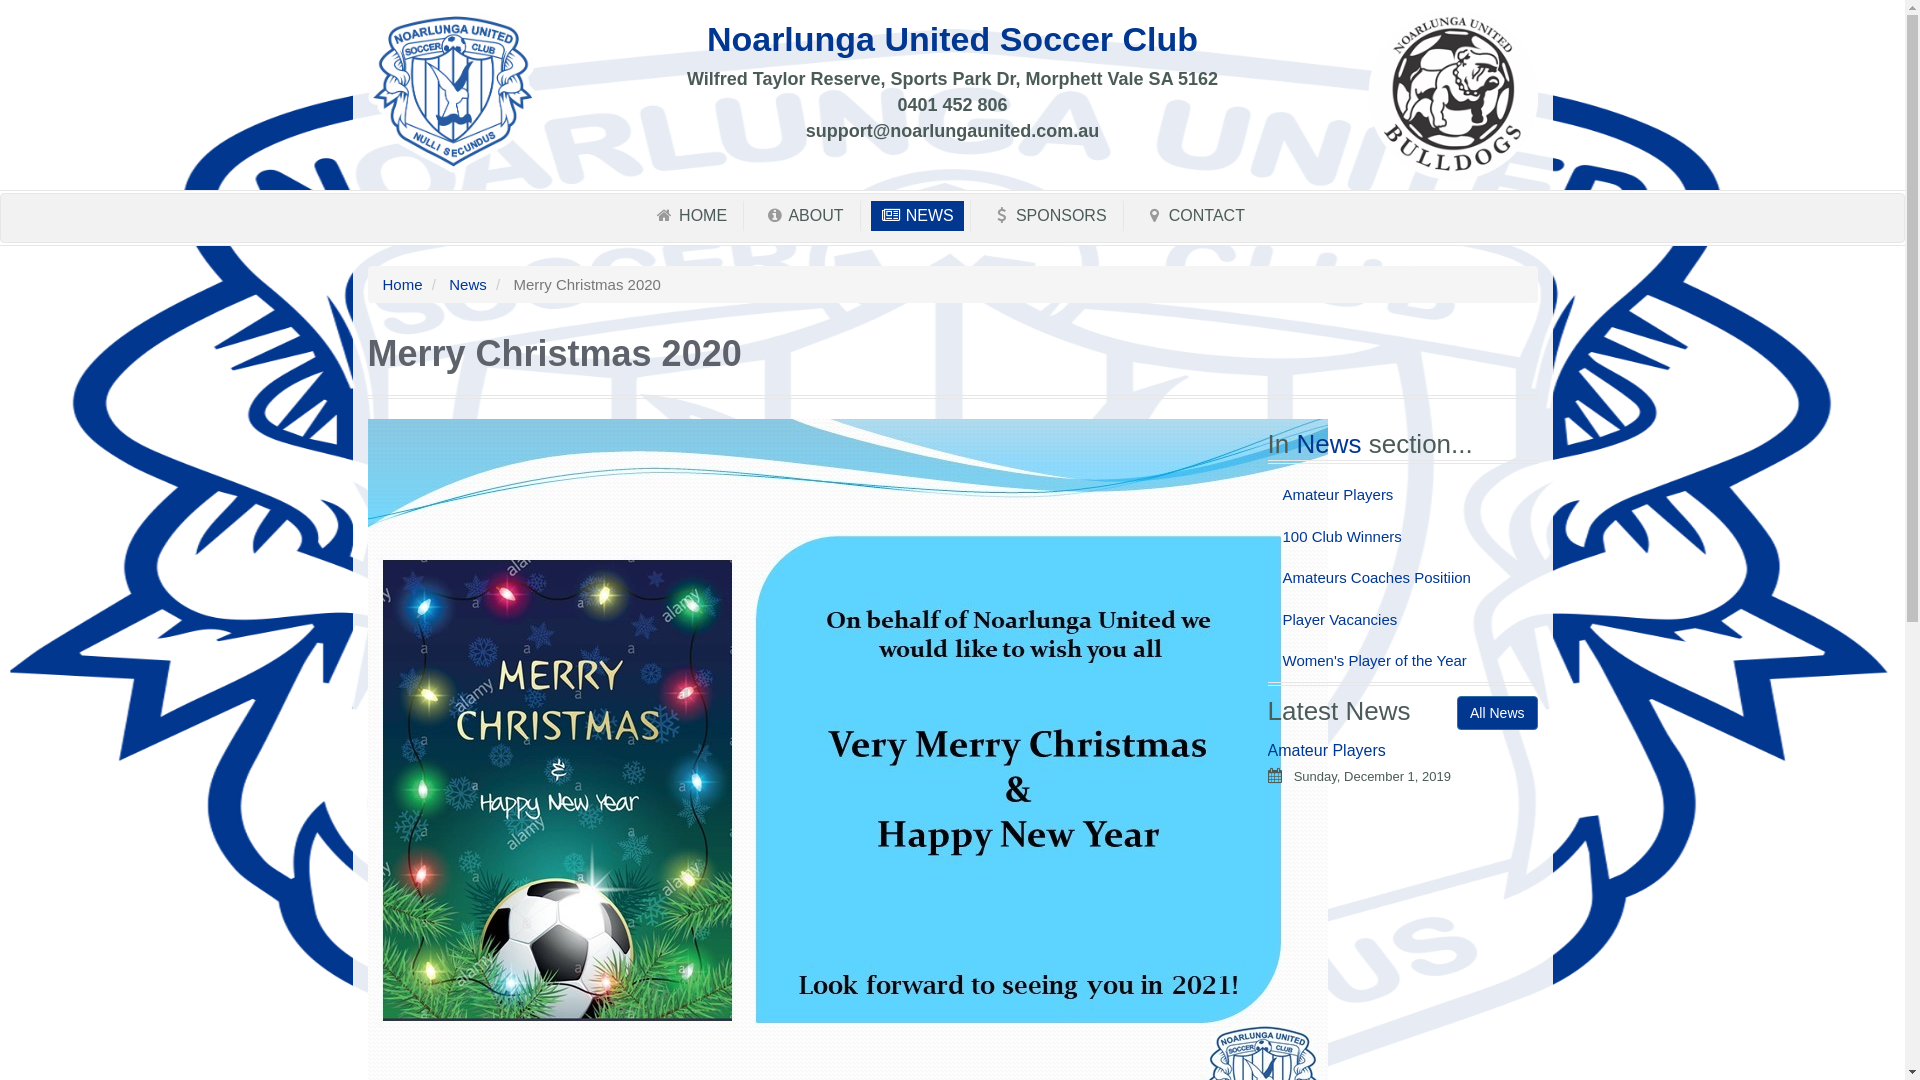 The height and width of the screenshot is (1080, 1920). I want to click on '100 Club Winners', so click(1401, 535).